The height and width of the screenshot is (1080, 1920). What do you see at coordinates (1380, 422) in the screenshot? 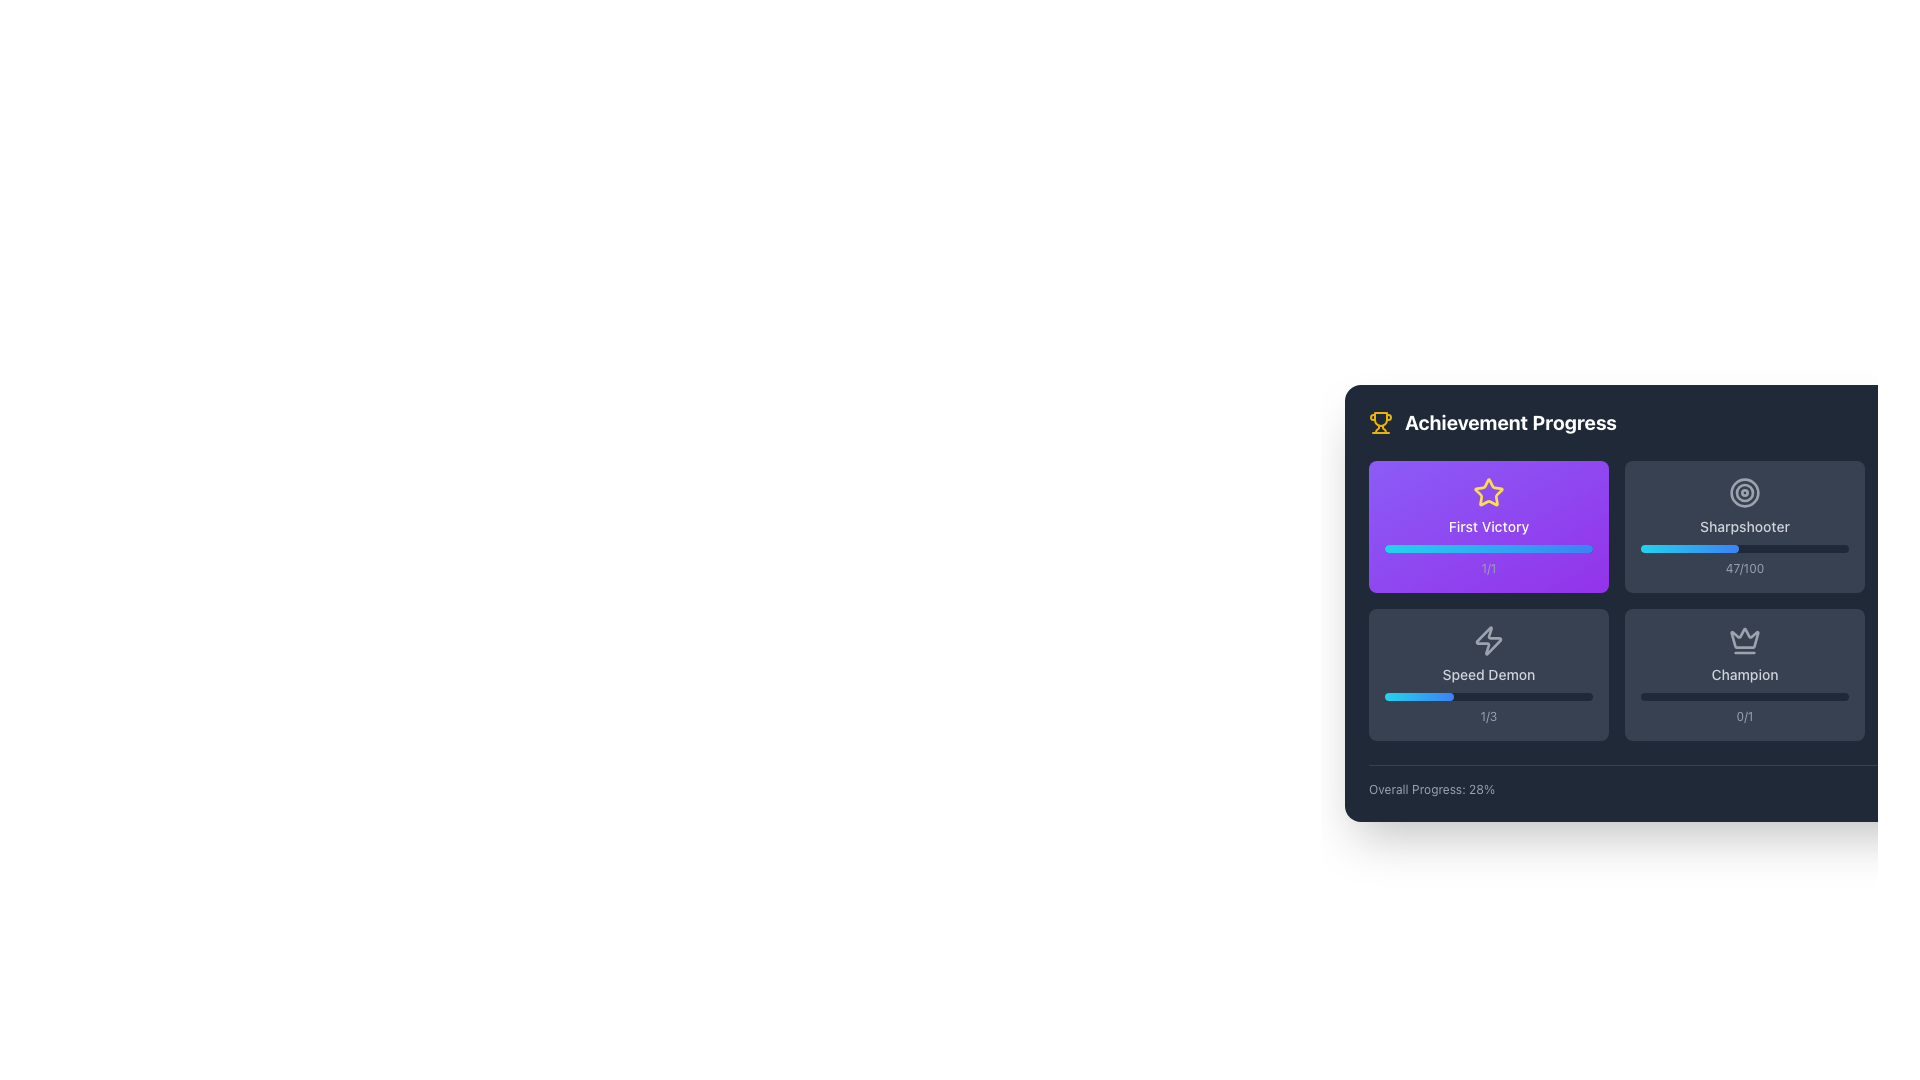
I see `the trophy icon, which is yellow and located to the left of the 'Achievement Progress' text in the top-left section of the card` at bounding box center [1380, 422].